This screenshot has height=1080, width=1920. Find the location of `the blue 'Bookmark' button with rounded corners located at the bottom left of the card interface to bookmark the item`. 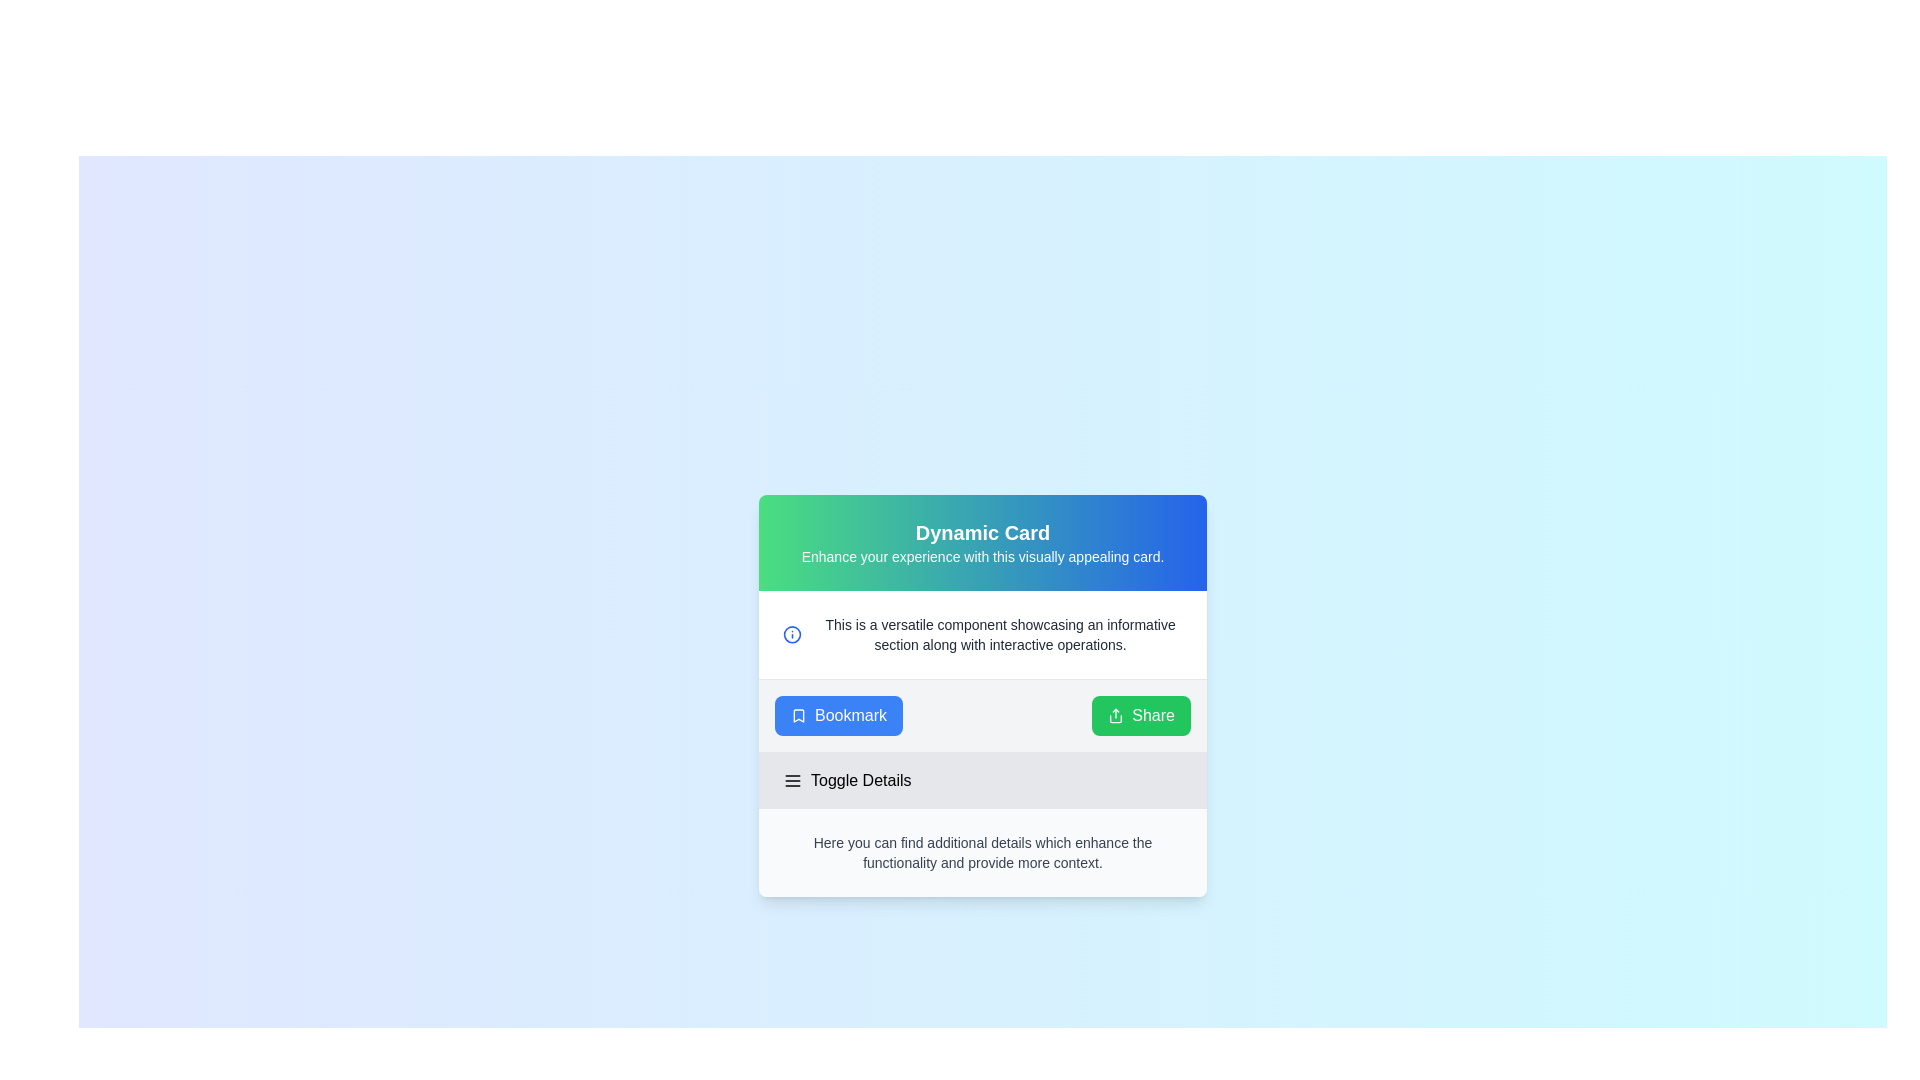

the blue 'Bookmark' button with rounded corners located at the bottom left of the card interface to bookmark the item is located at coordinates (839, 715).